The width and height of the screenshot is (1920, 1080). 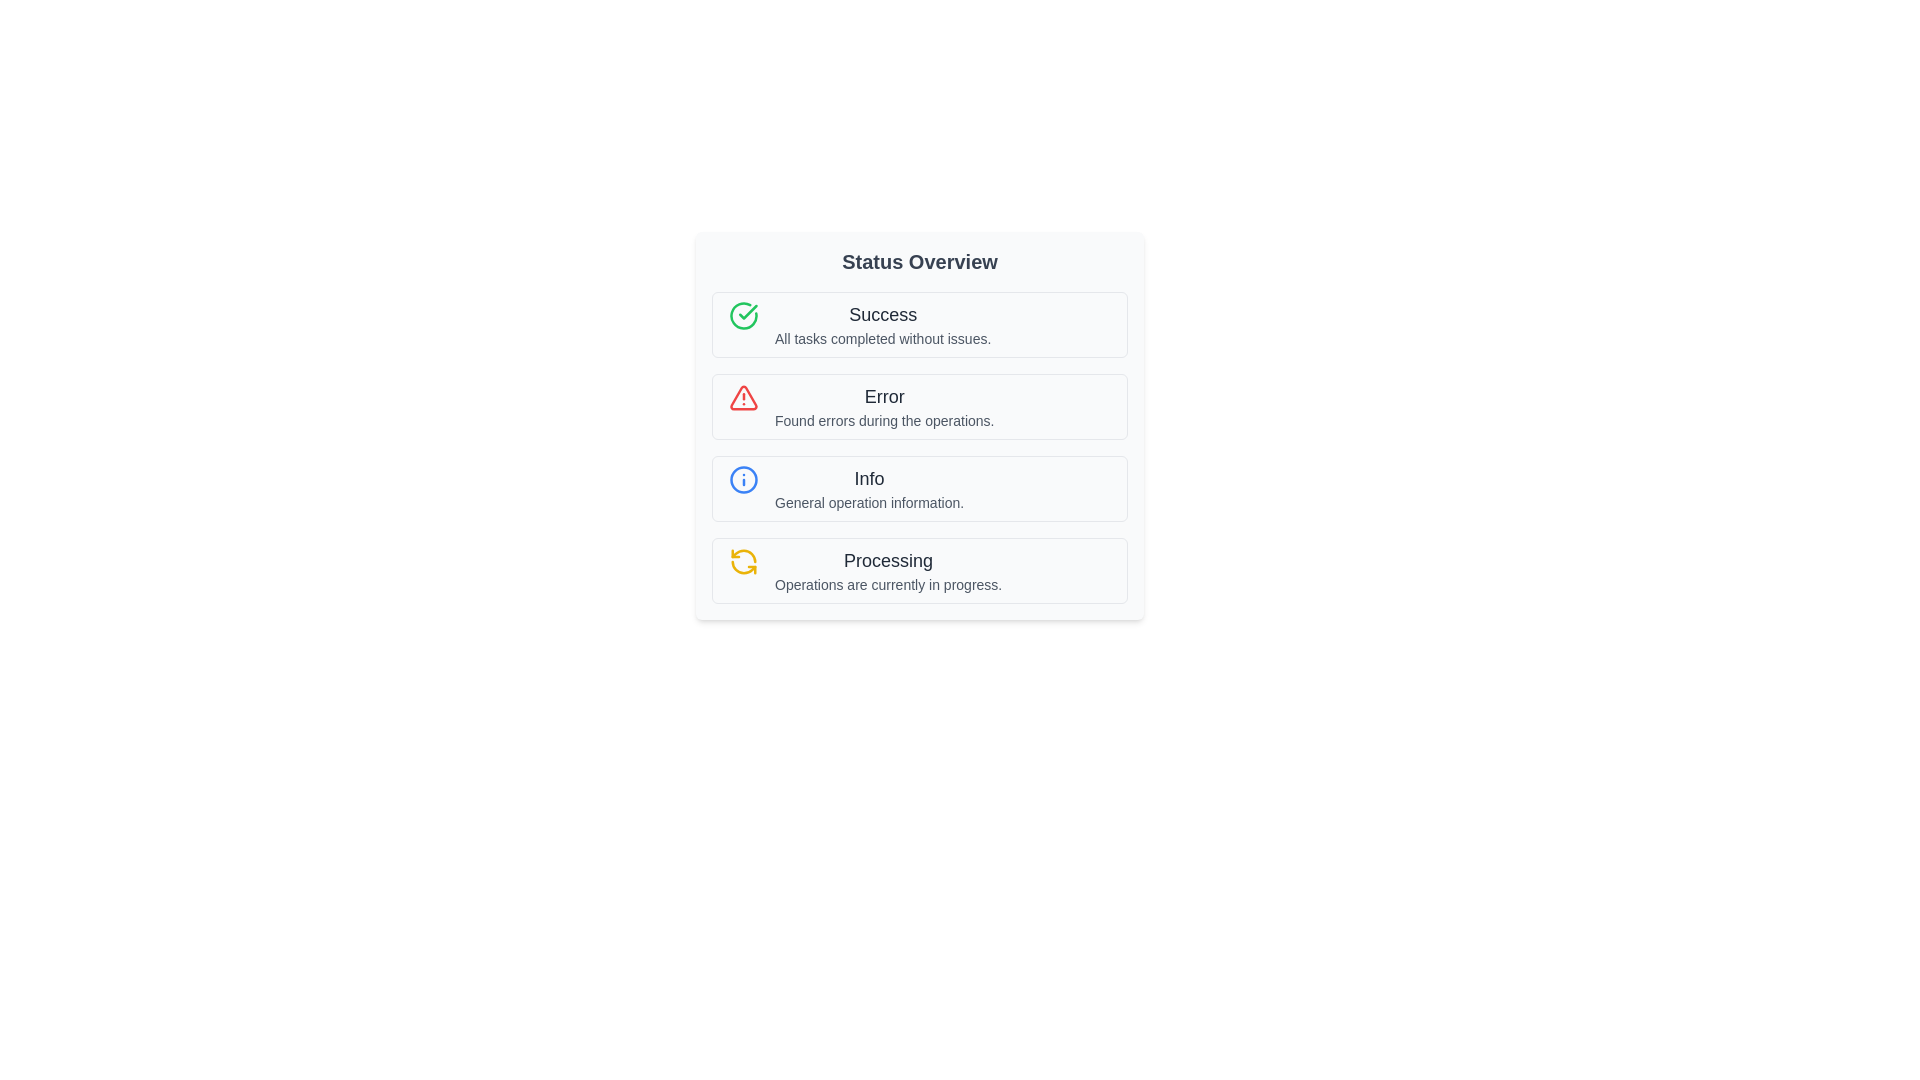 What do you see at coordinates (883, 419) in the screenshot?
I see `the text label displaying 'Found errors during the operations.' which is located directly below the heading 'Error'` at bounding box center [883, 419].